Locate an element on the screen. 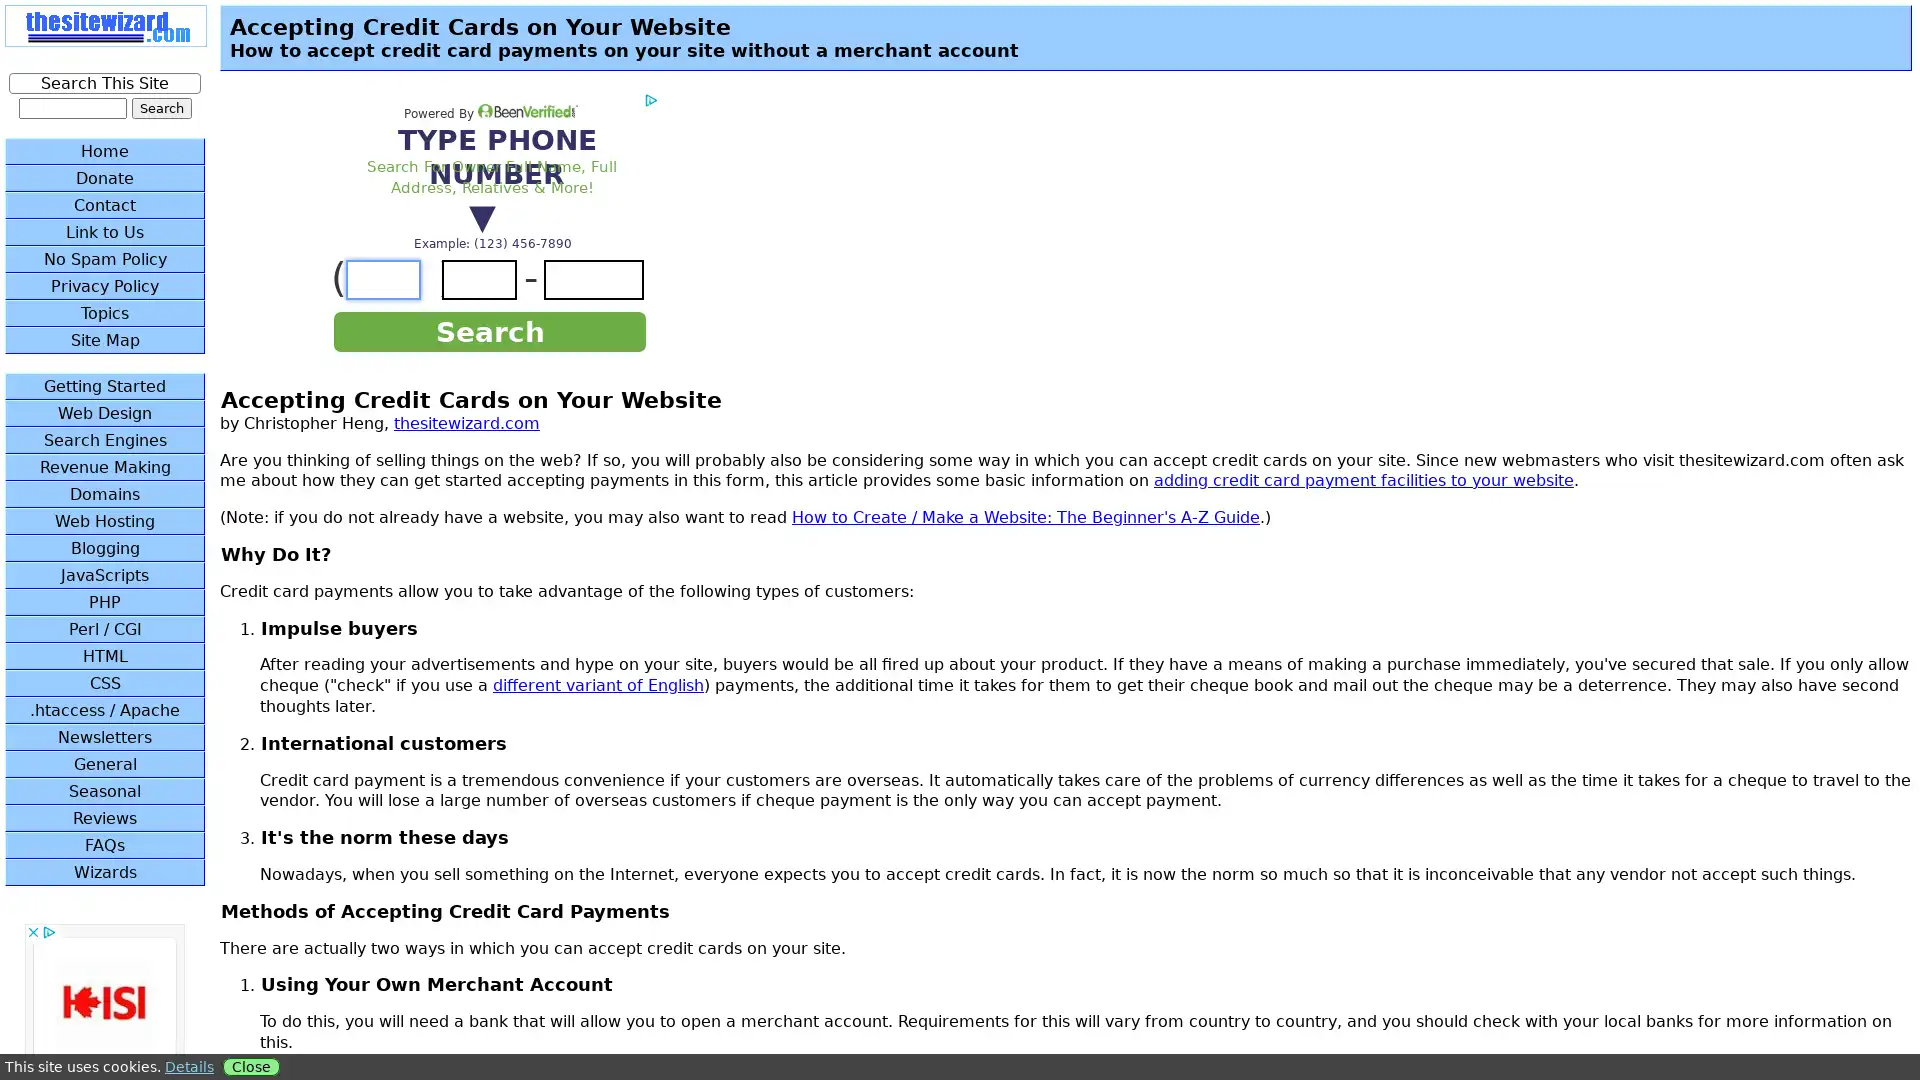  Search is located at coordinates (161, 108).